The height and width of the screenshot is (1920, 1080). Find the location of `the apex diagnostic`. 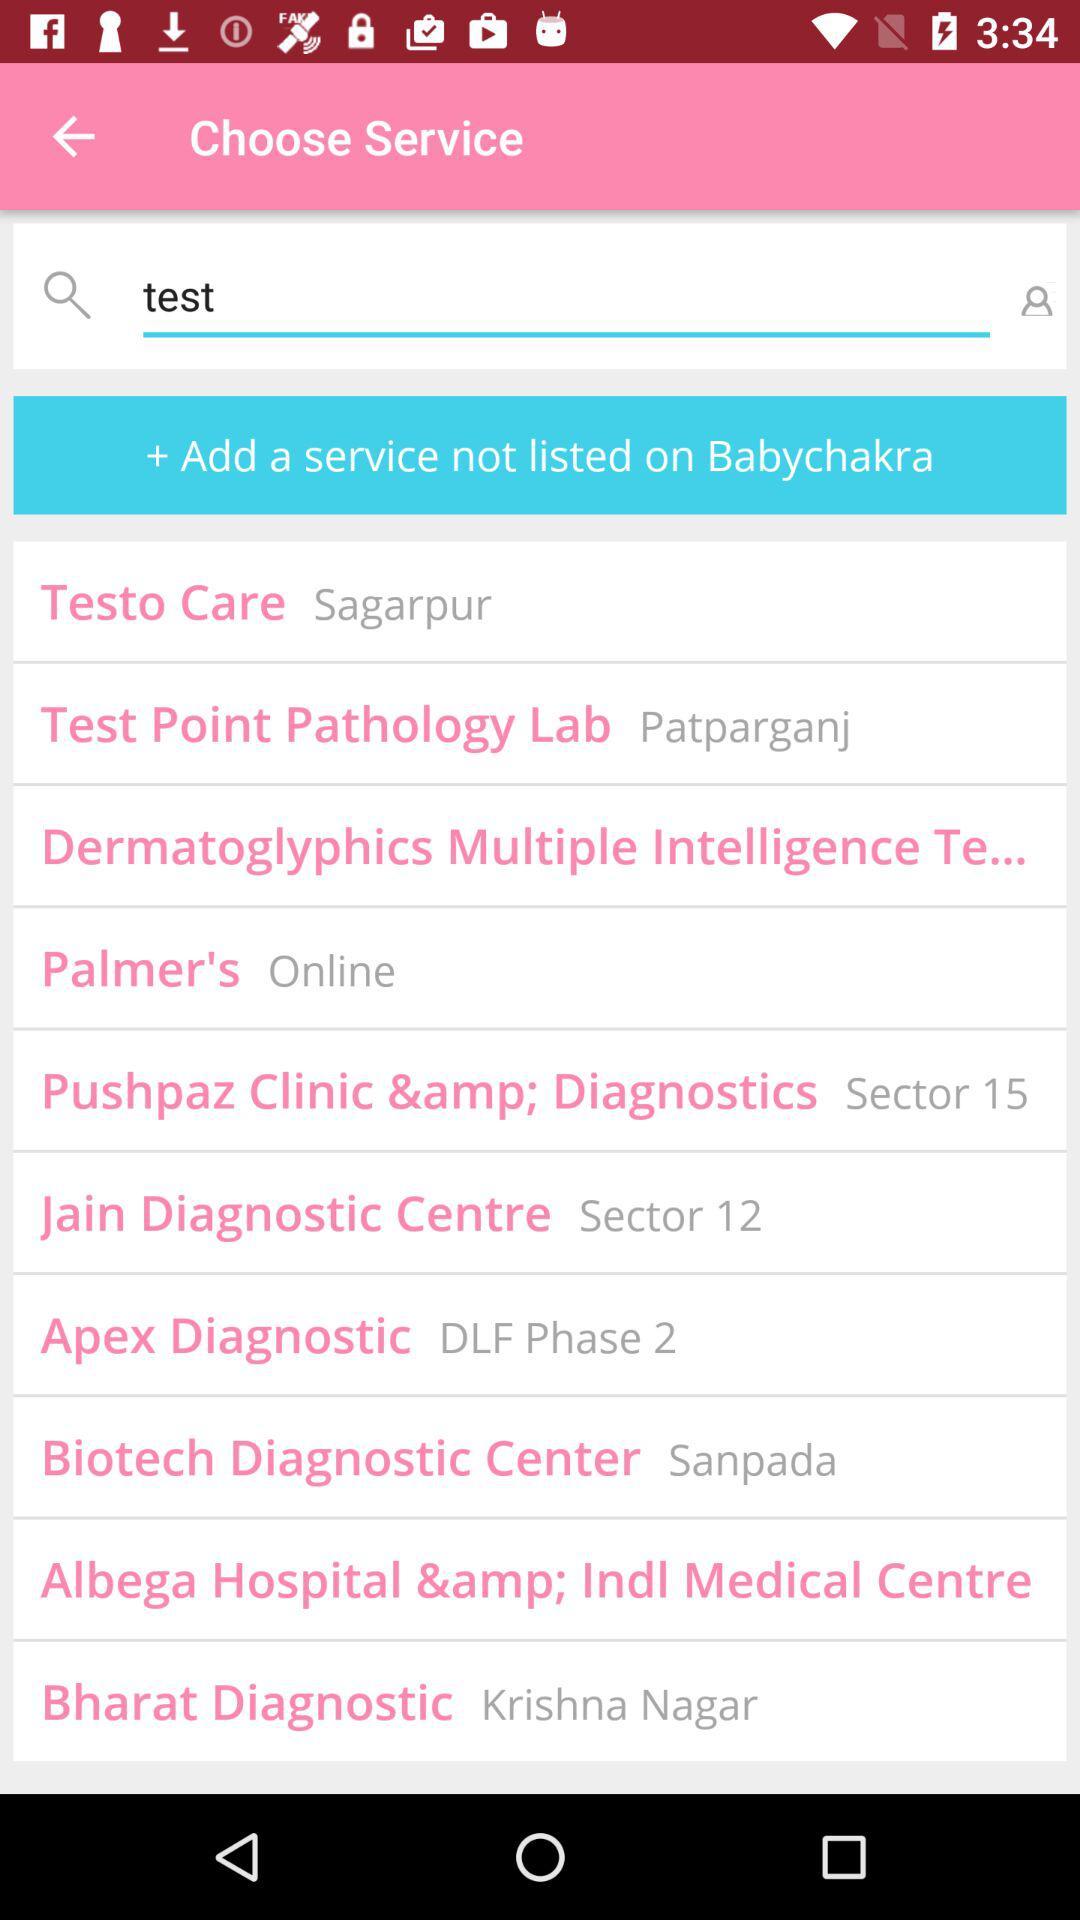

the apex diagnostic is located at coordinates (225, 1334).